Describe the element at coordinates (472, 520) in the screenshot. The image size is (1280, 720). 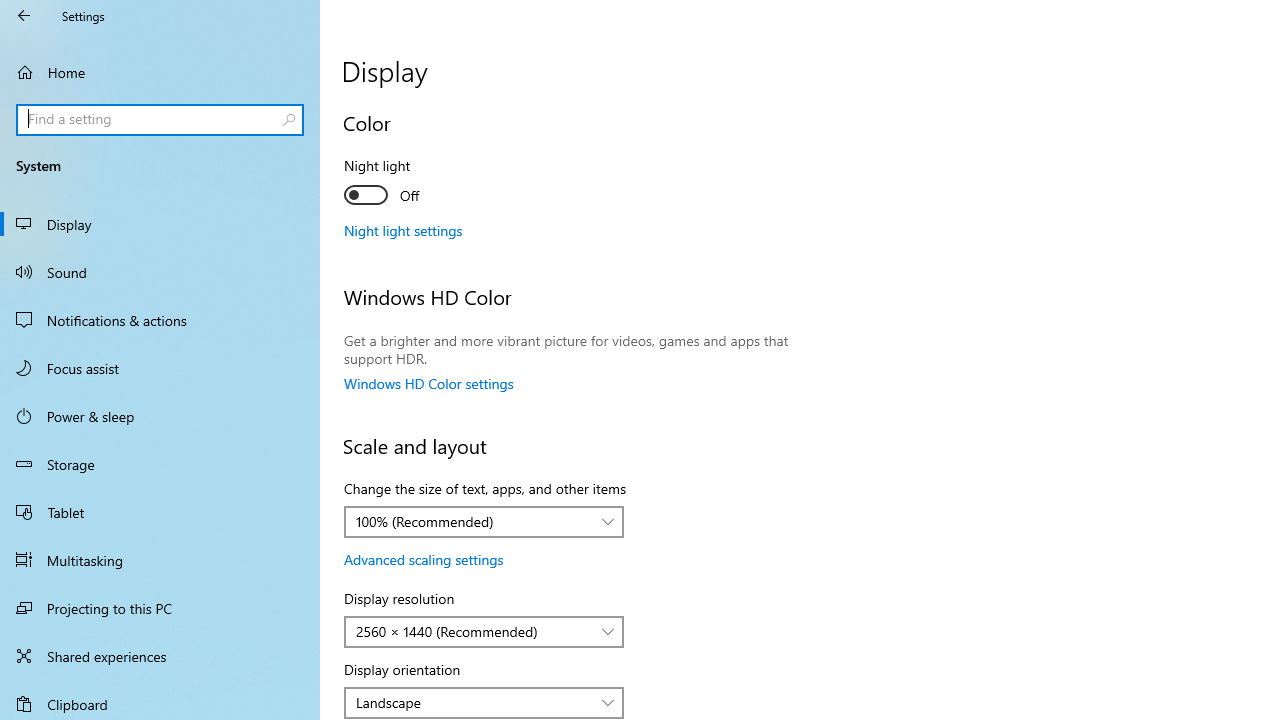
I see `'100% (Recommended)'` at that location.